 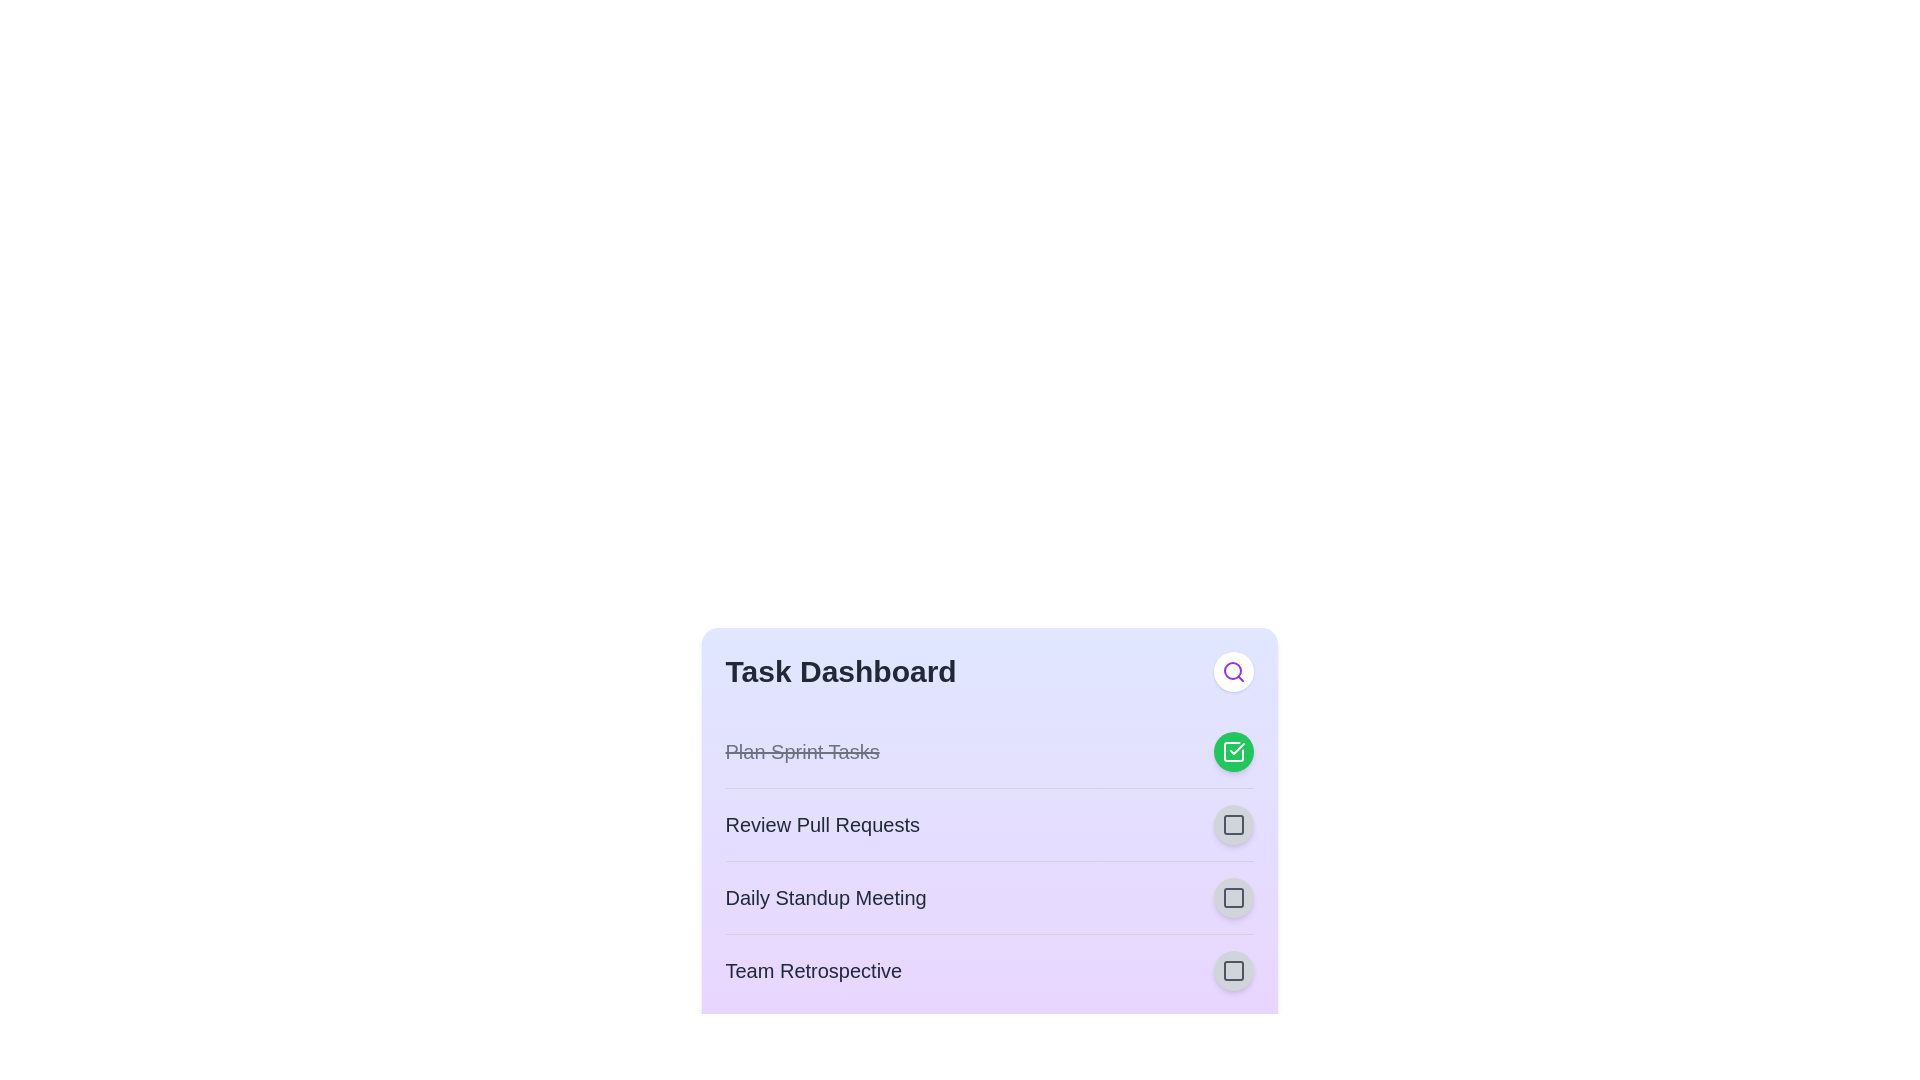 What do you see at coordinates (826, 897) in the screenshot?
I see `the task title 'Daily Standup Meeting' to focus or select the text` at bounding box center [826, 897].